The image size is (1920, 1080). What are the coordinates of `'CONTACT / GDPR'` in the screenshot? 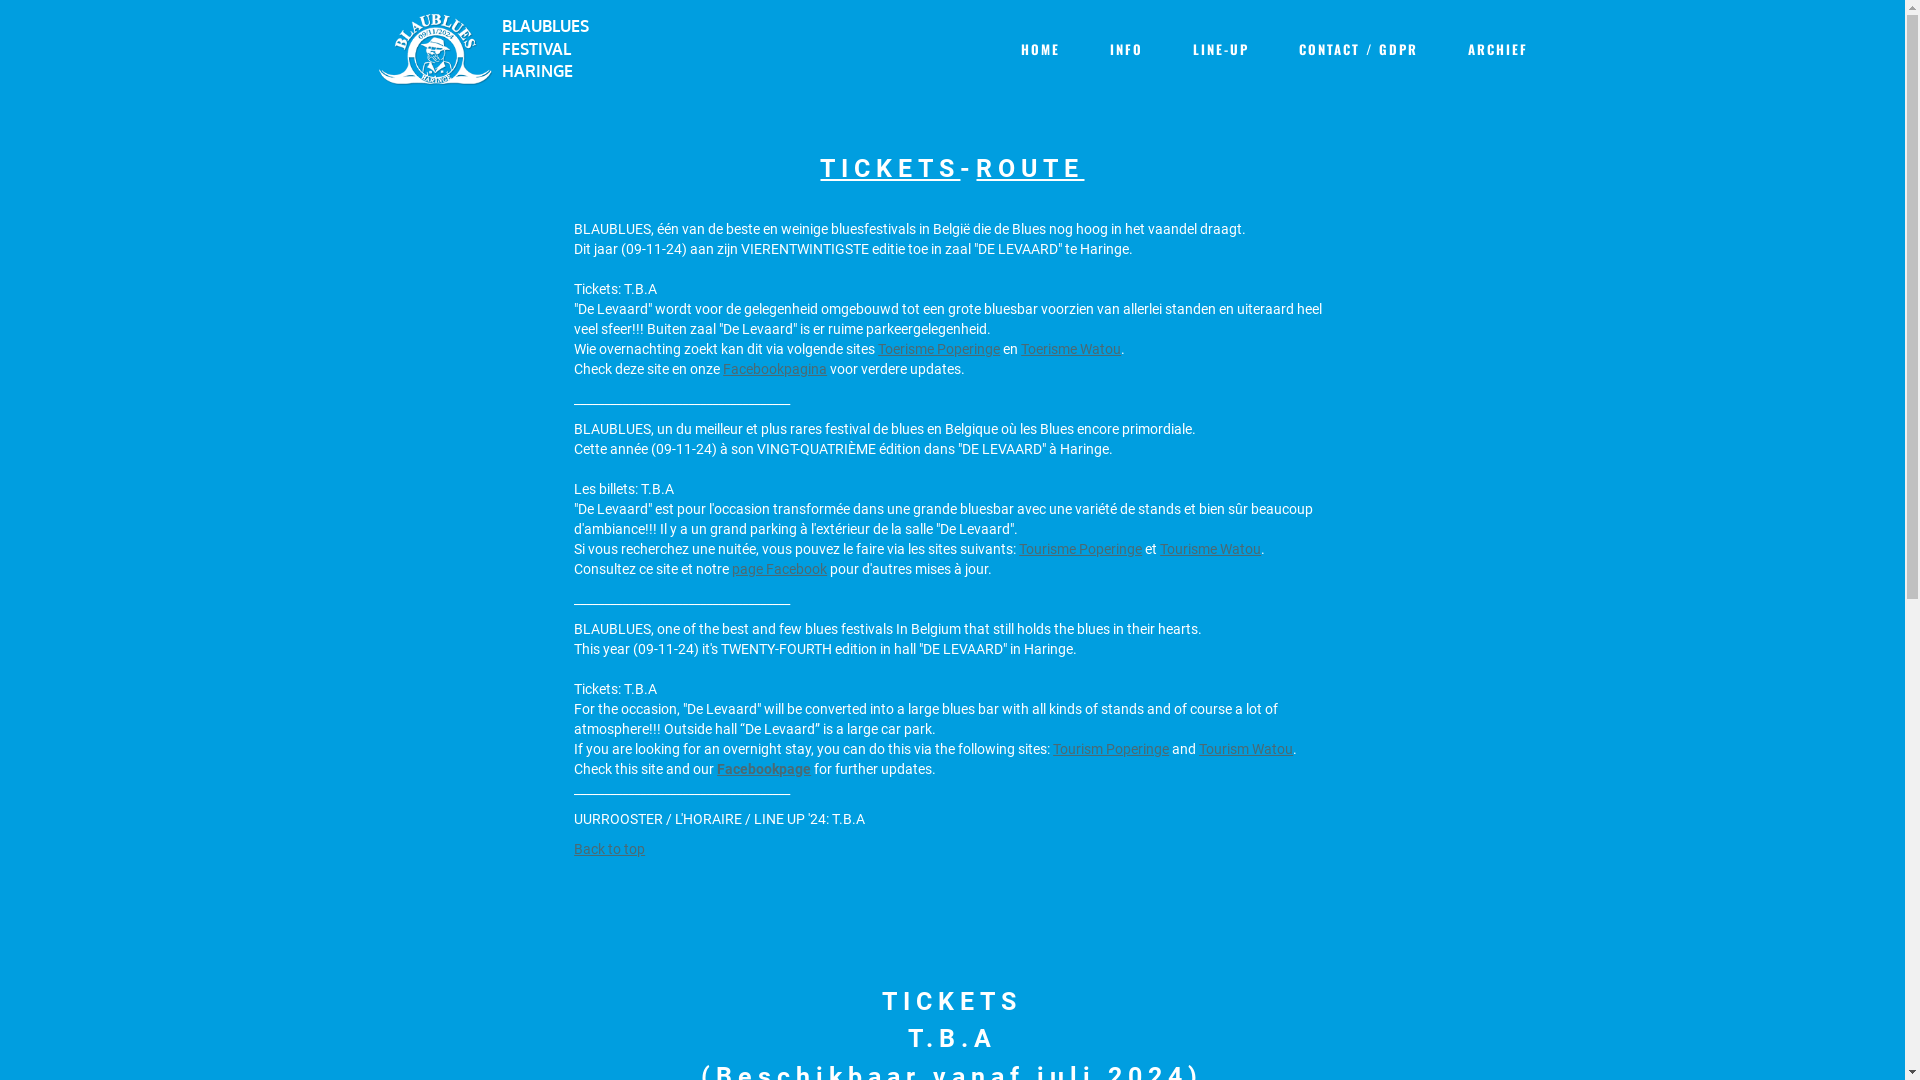 It's located at (1357, 48).